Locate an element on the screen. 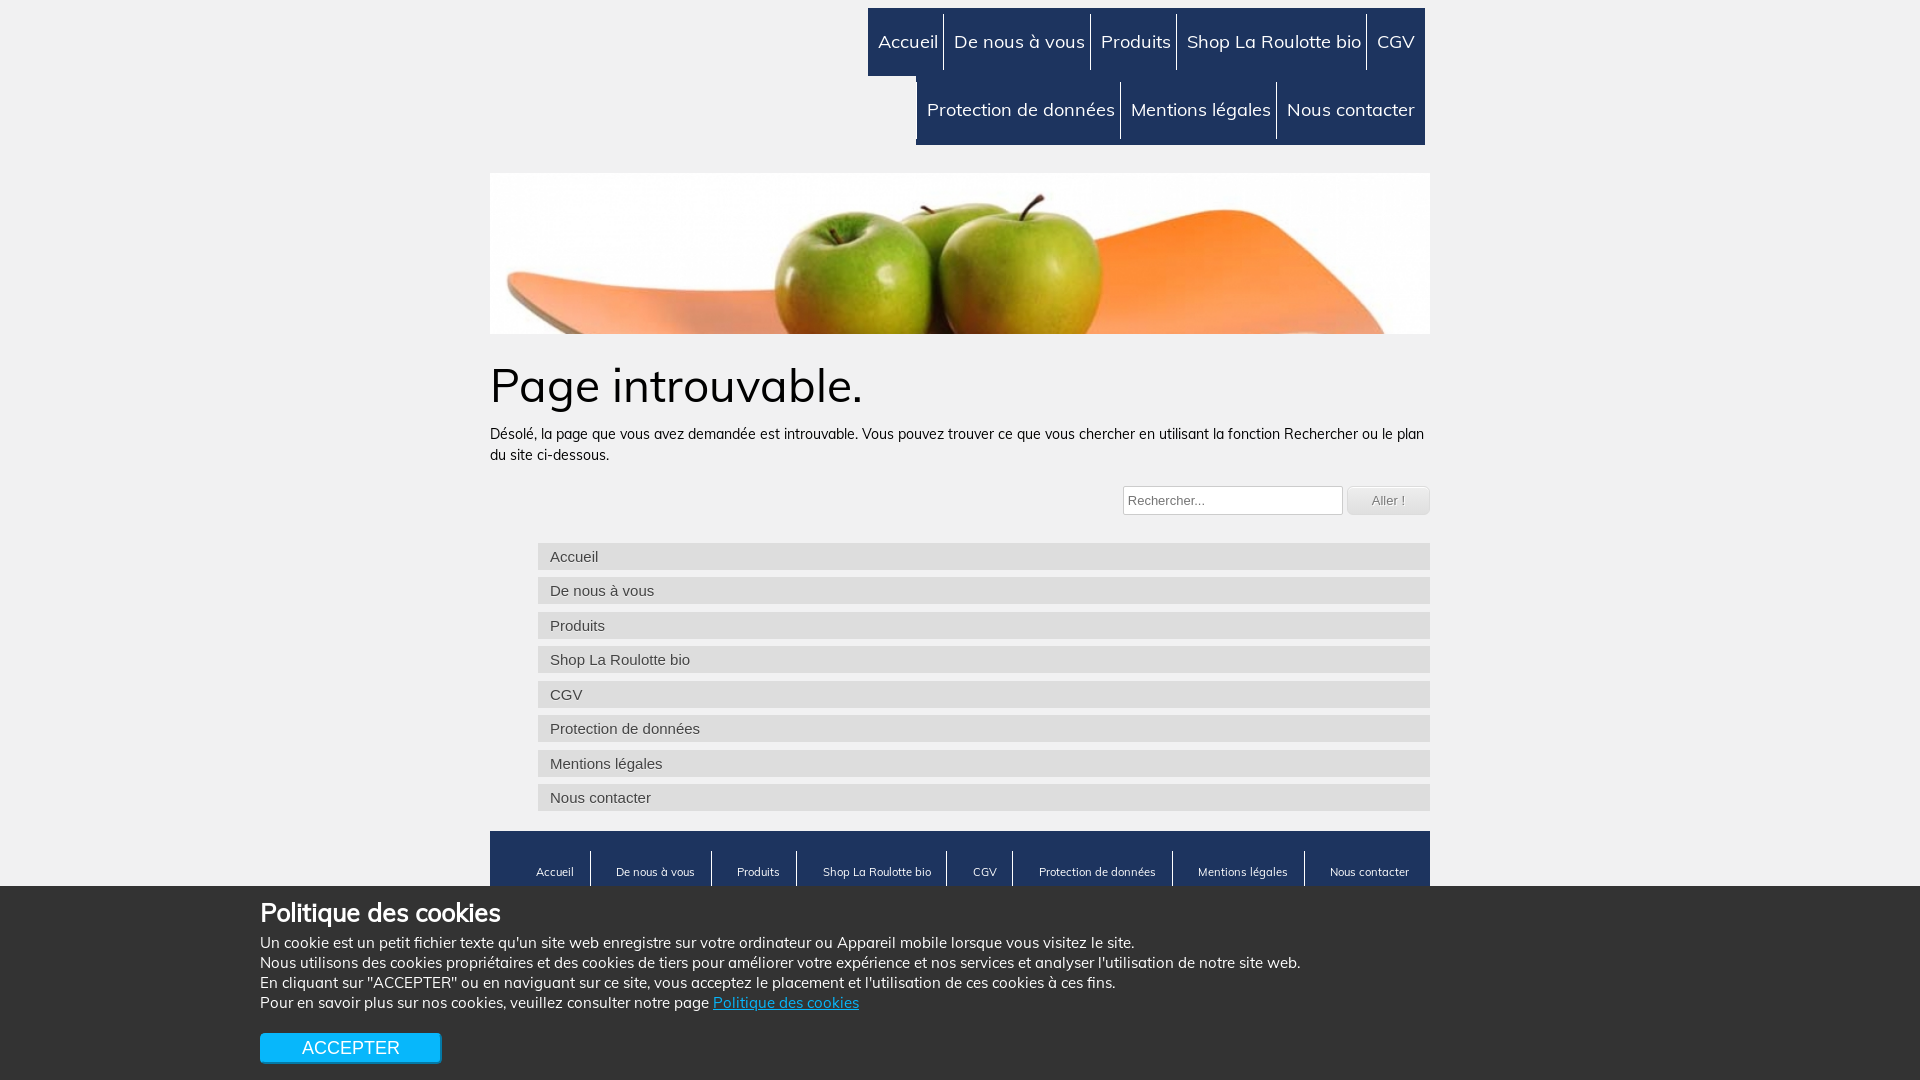 Image resolution: width=1920 pixels, height=1080 pixels. 'Politique des cookies' is located at coordinates (785, 1002).